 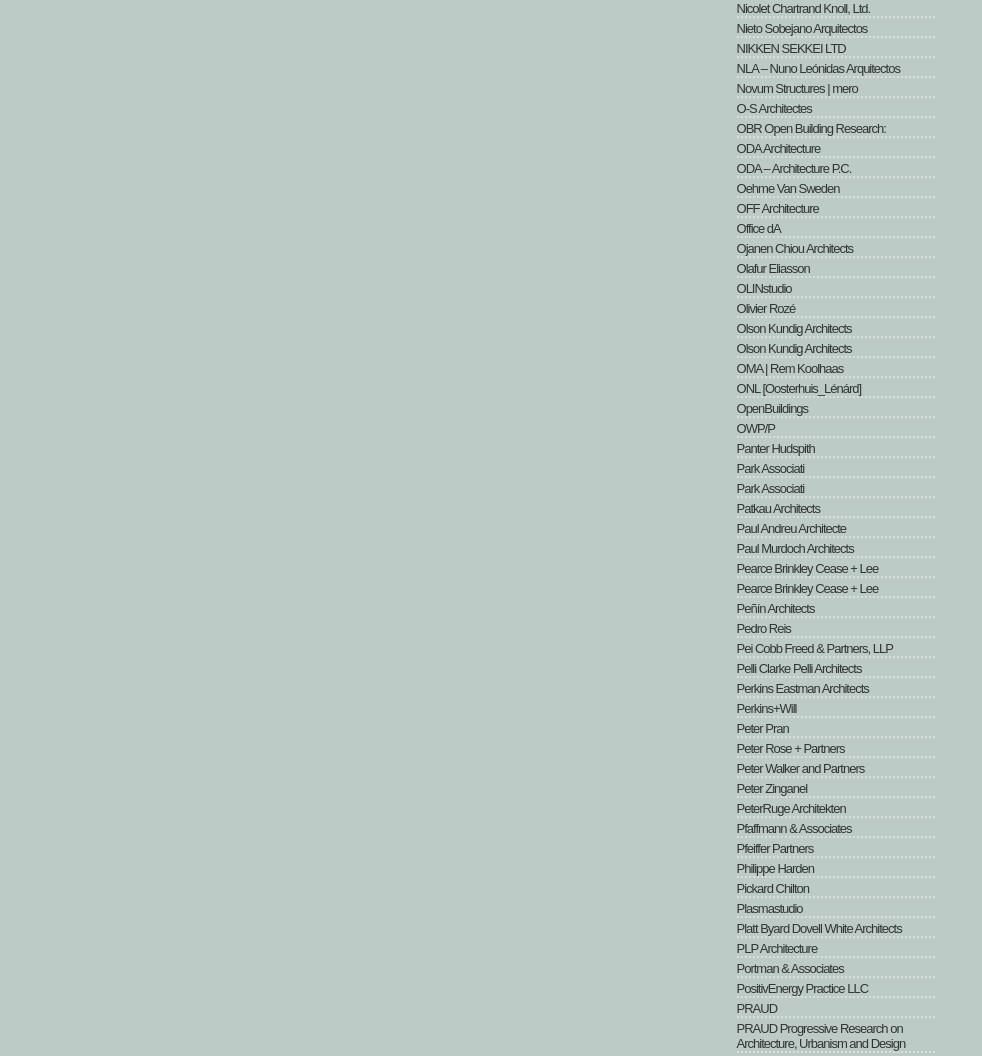 What do you see at coordinates (769, 907) in the screenshot?
I see `'Plasmastudio'` at bounding box center [769, 907].